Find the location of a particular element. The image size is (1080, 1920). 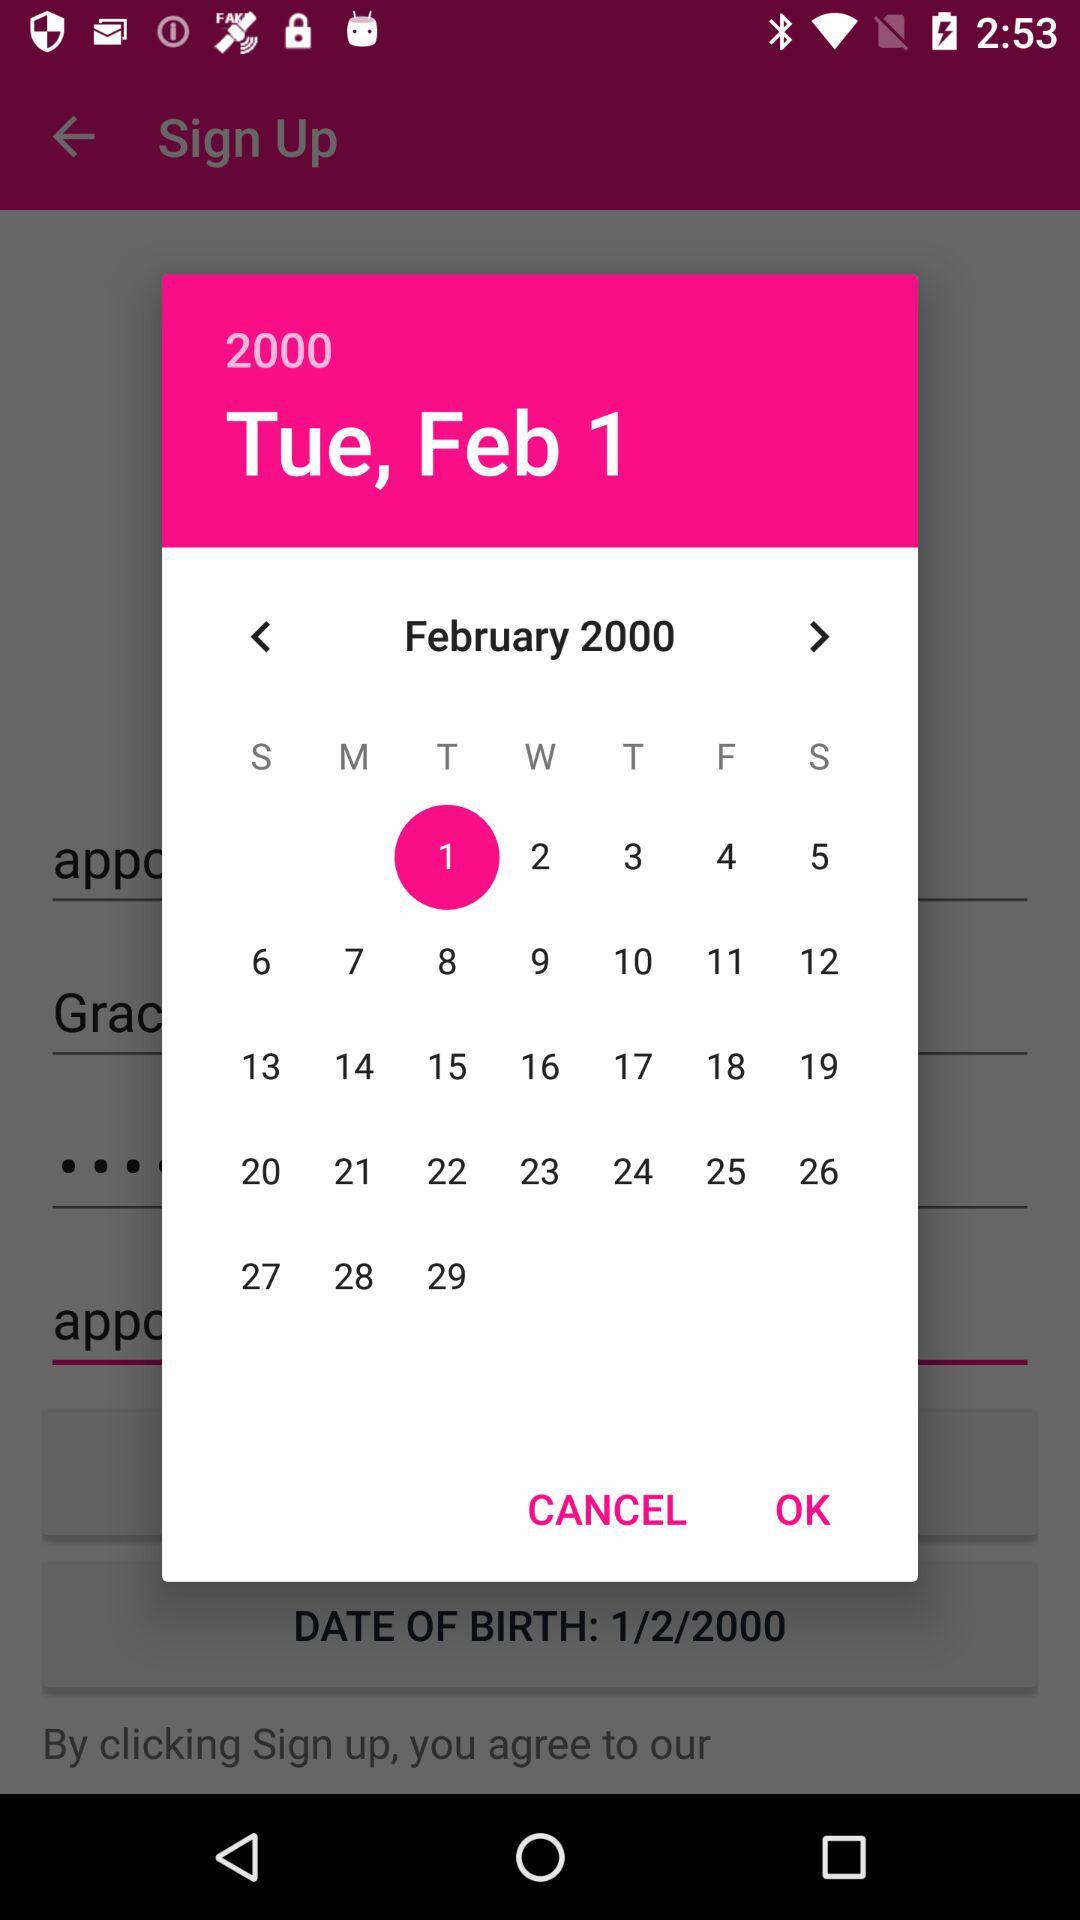

item next to cancel item is located at coordinates (801, 1508).